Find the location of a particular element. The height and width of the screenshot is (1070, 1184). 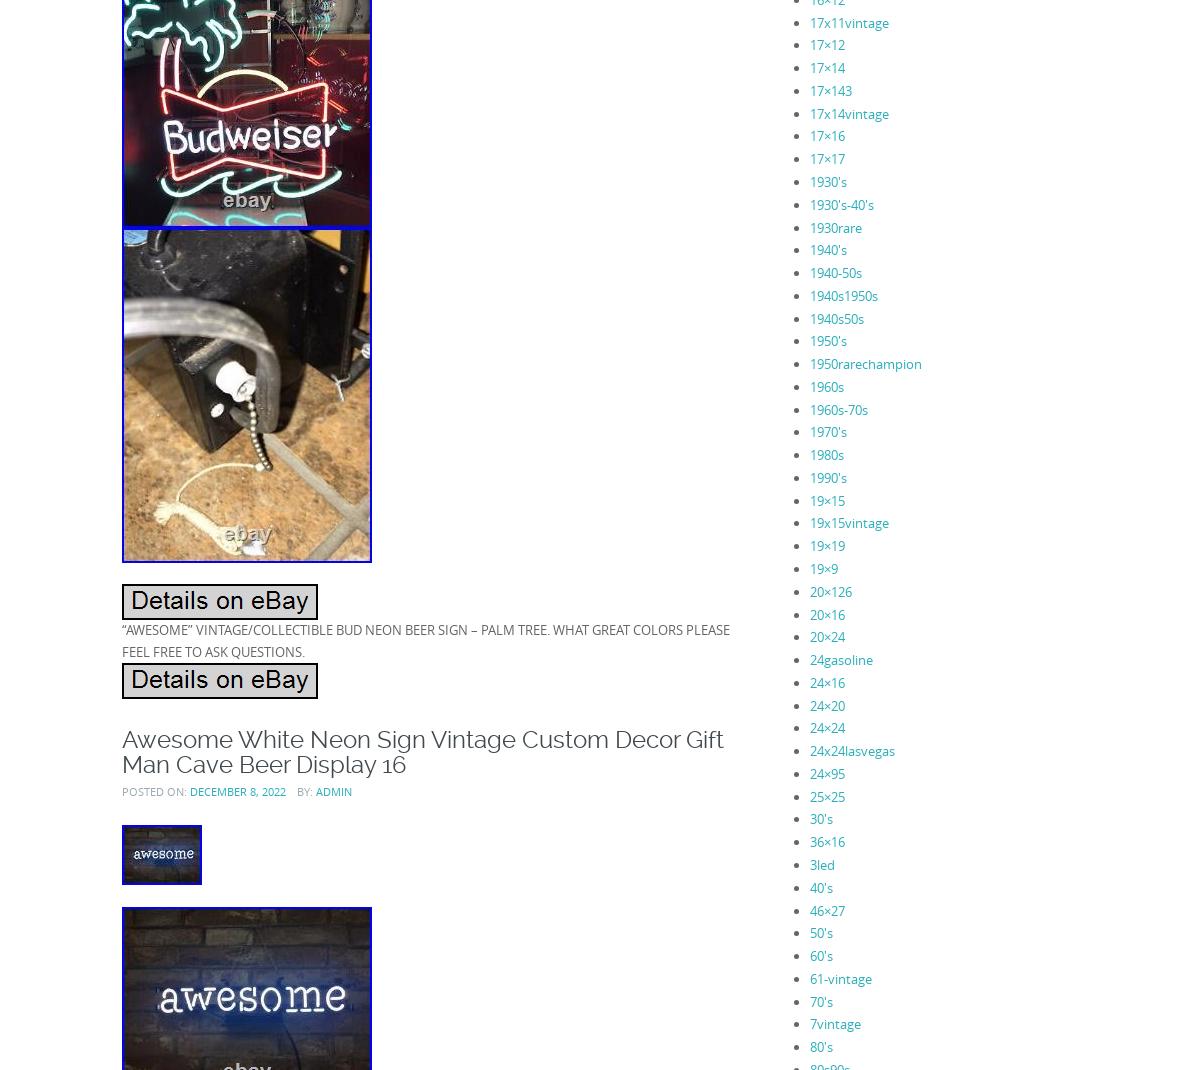

'70's' is located at coordinates (820, 1000).